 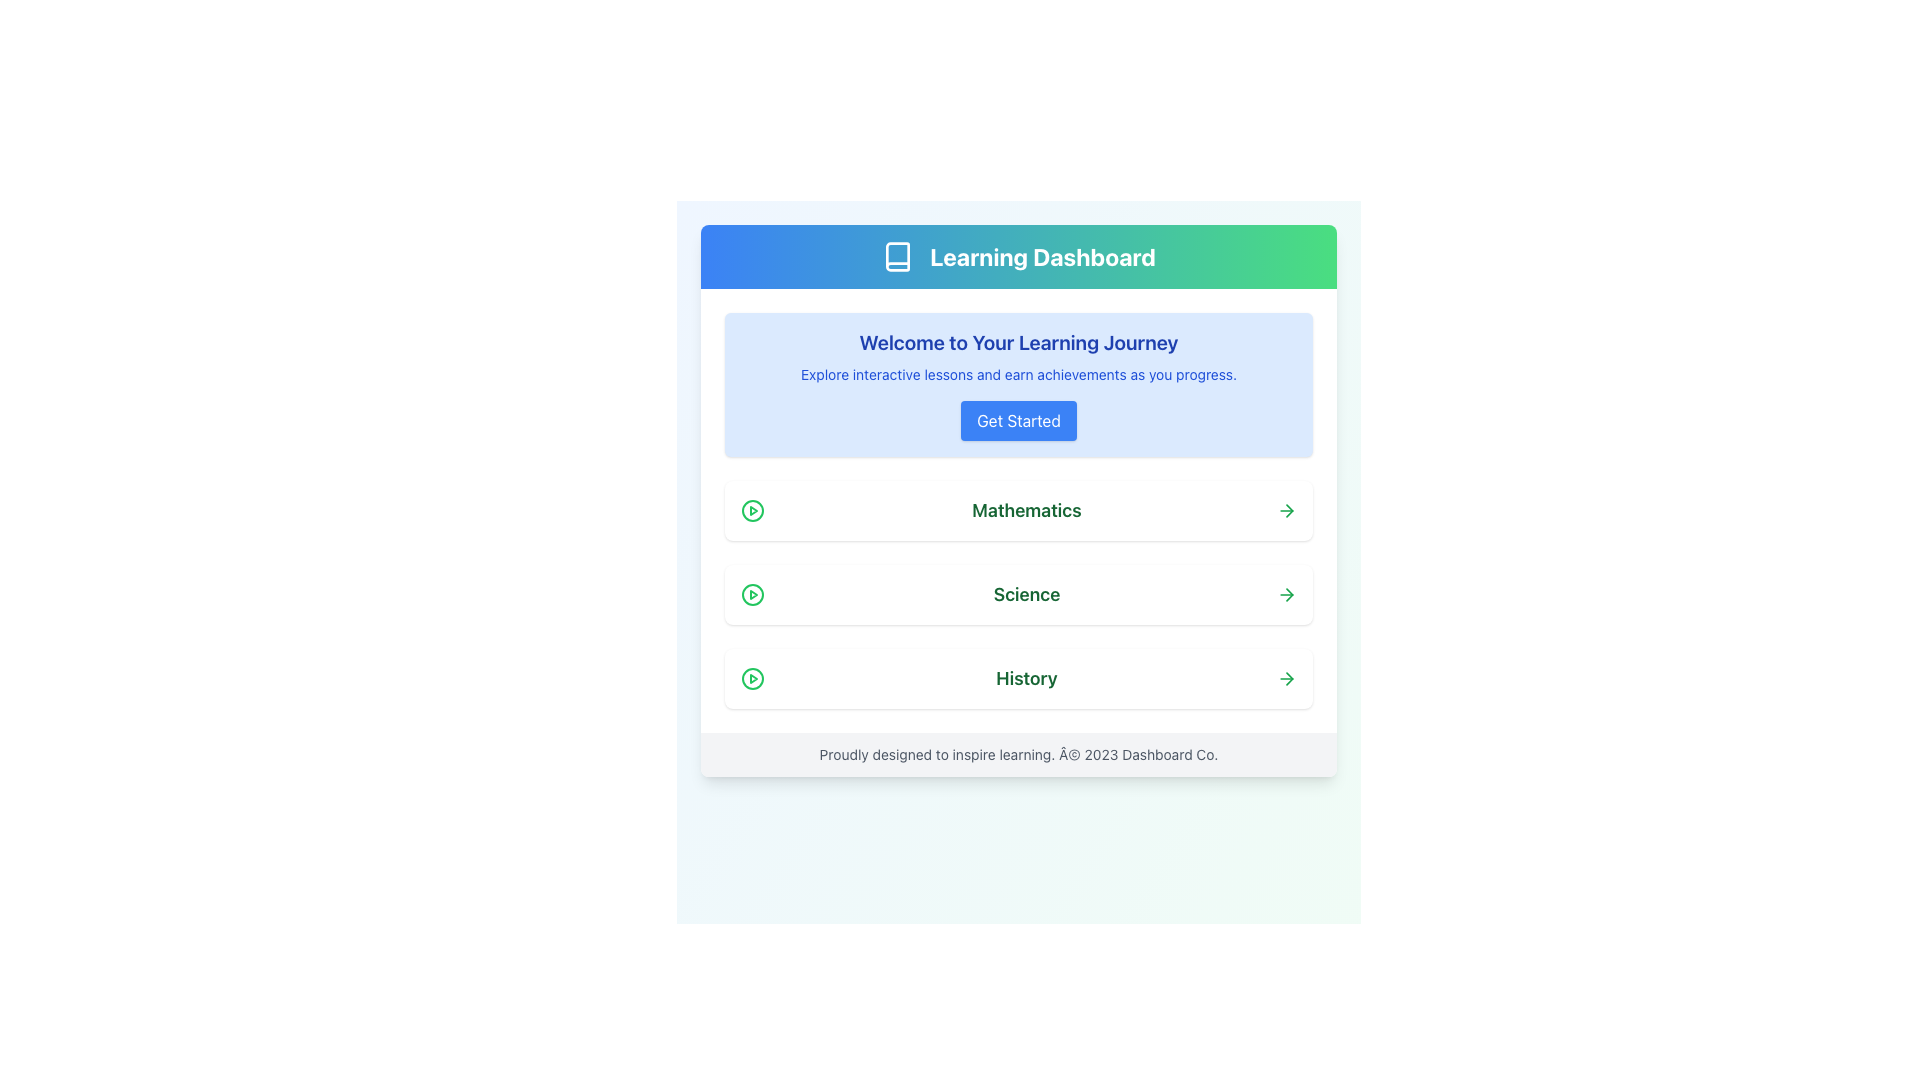 What do you see at coordinates (1018, 509) in the screenshot?
I see `the first list item titled 'Mathematics'` at bounding box center [1018, 509].